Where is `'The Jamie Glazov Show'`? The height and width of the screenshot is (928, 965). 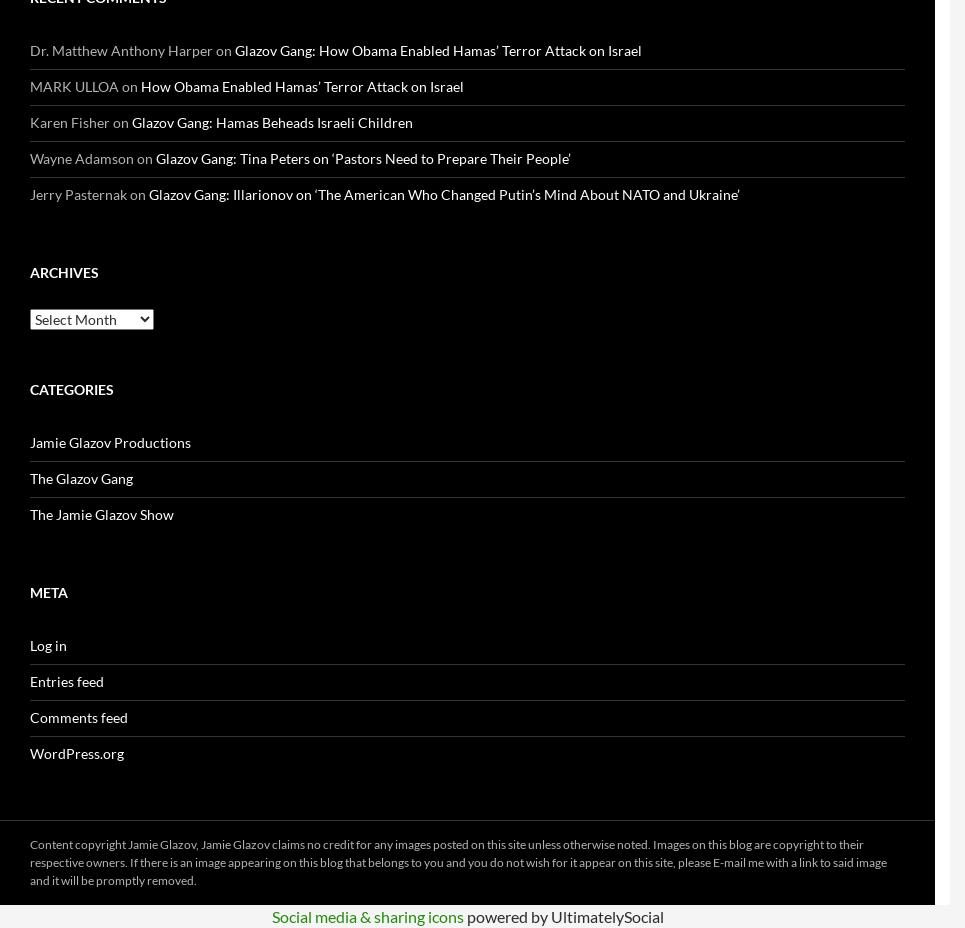 'The Jamie Glazov Show' is located at coordinates (101, 513).